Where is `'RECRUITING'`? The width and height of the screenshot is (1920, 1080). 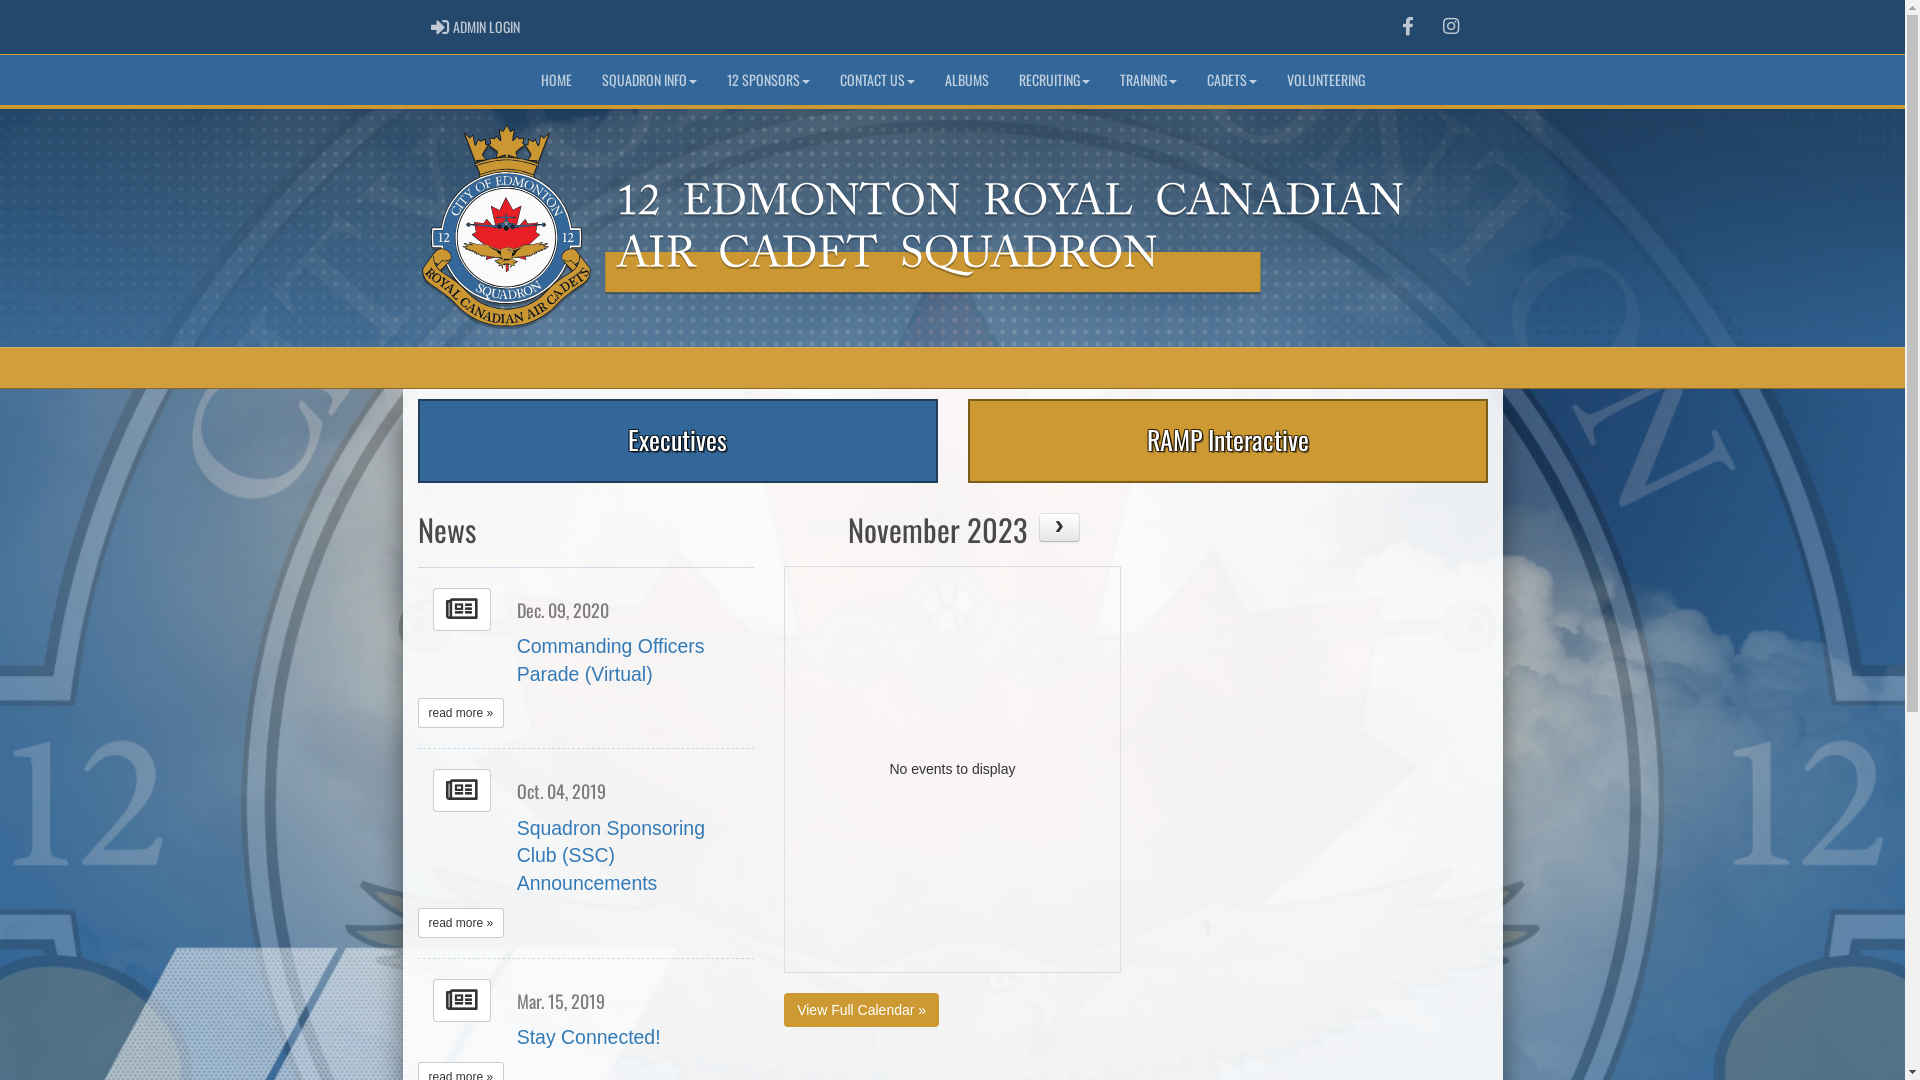 'RECRUITING' is located at coordinates (1003, 79).